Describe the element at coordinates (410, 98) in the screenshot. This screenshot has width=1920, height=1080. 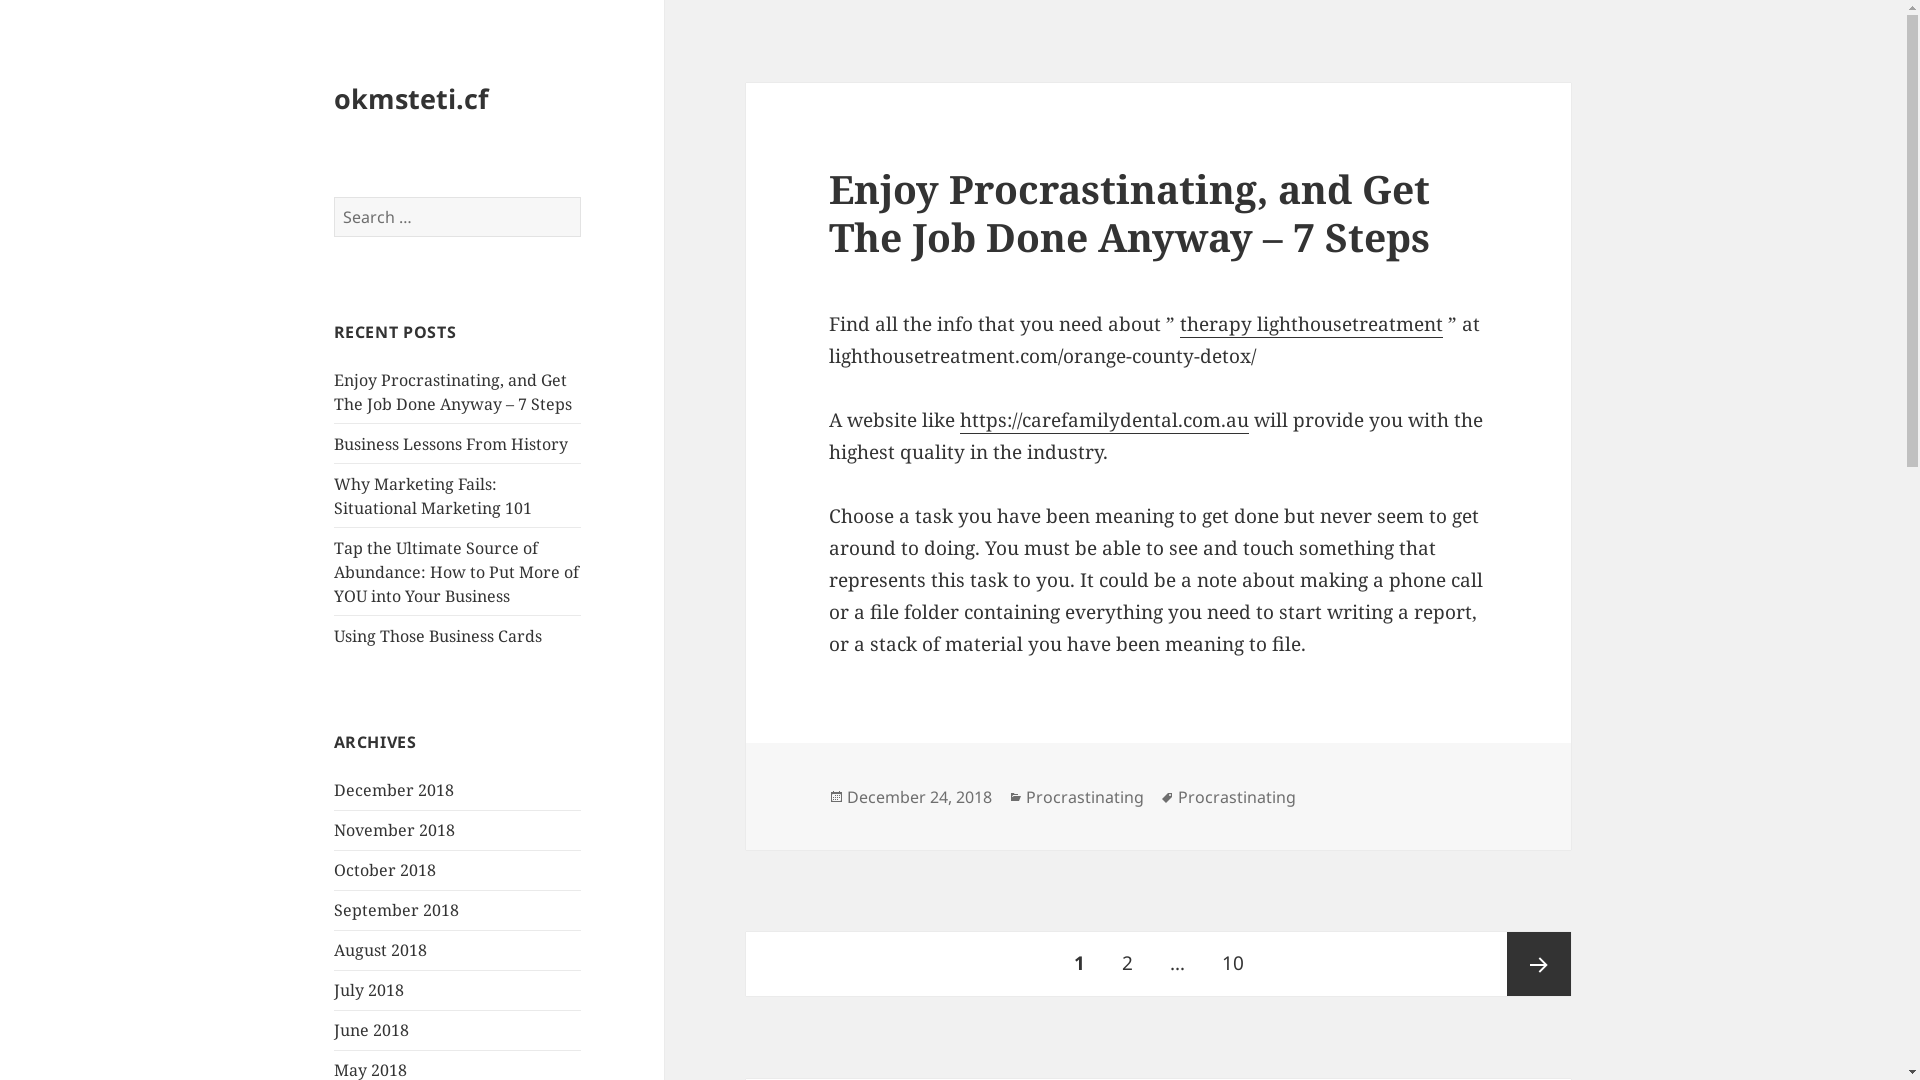
I see `'okmsteti.cf'` at that location.